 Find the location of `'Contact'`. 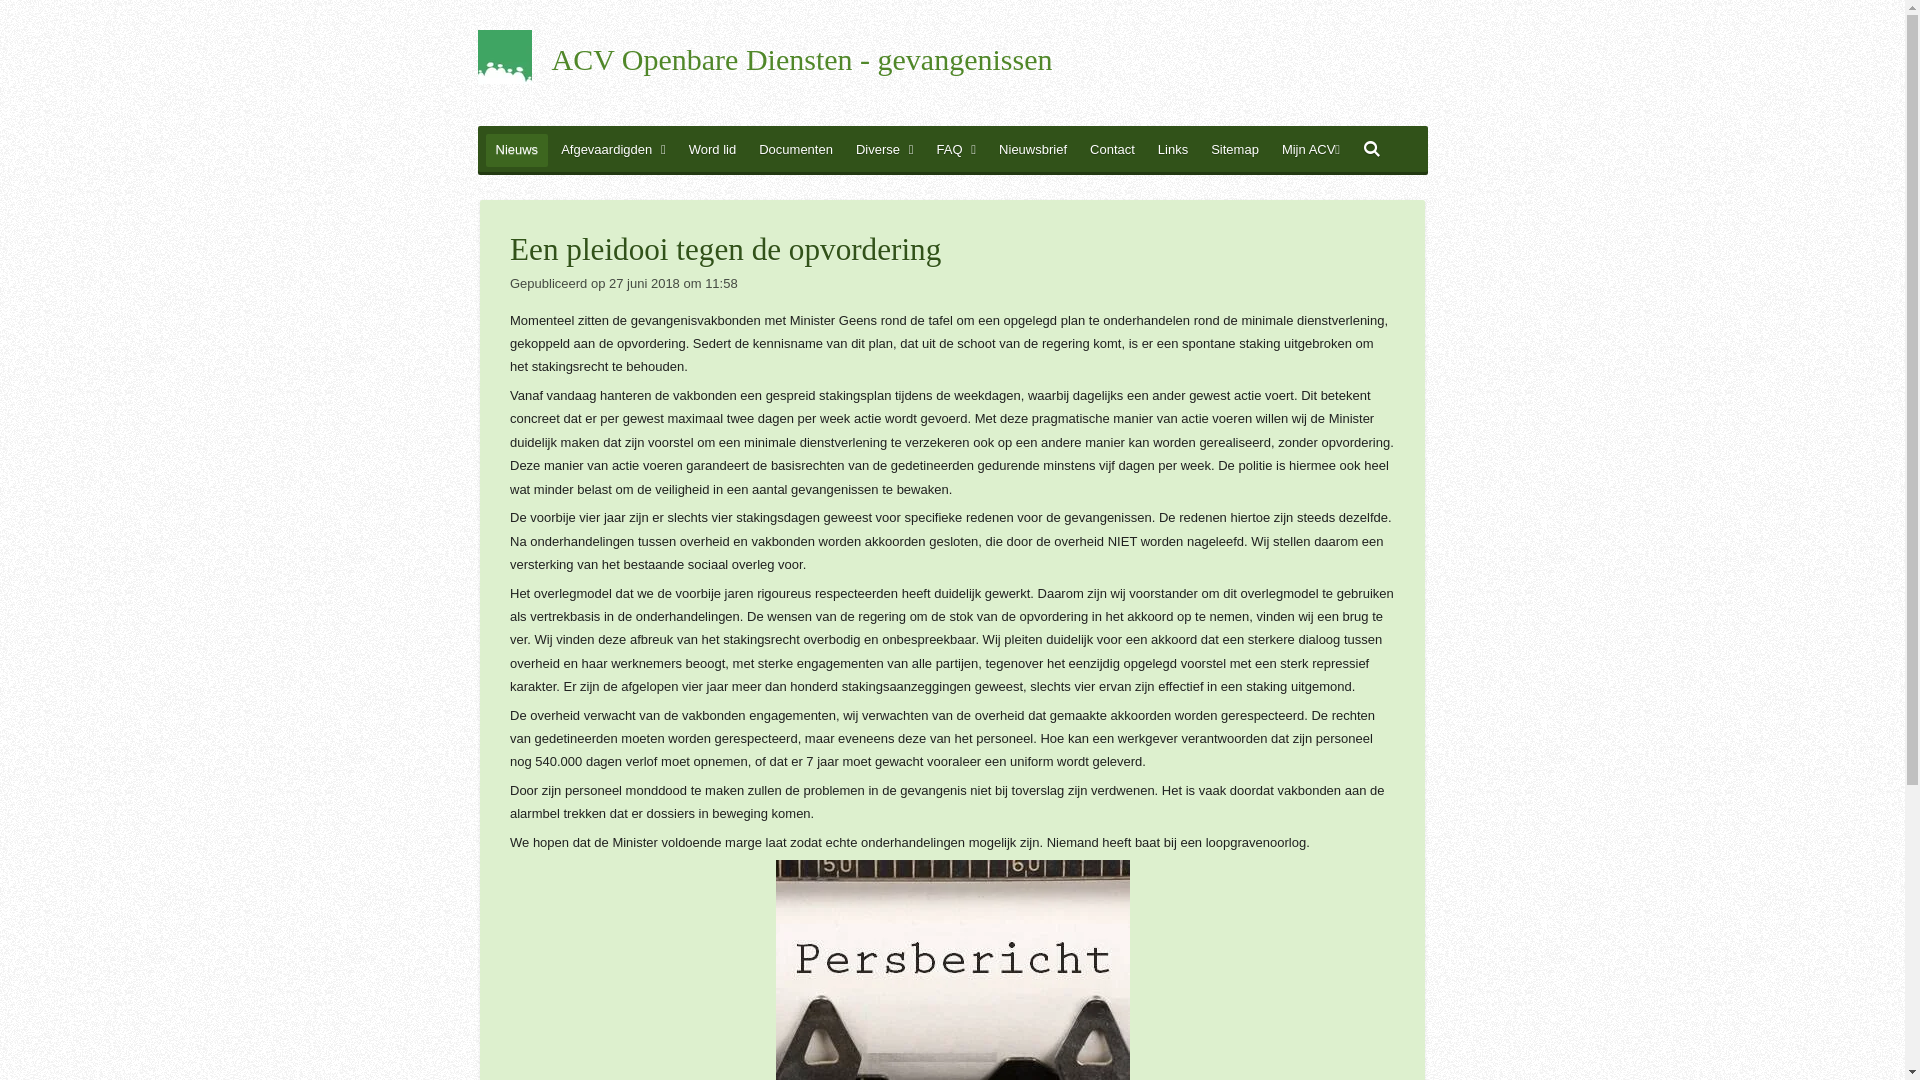

'Contact' is located at coordinates (1111, 149).